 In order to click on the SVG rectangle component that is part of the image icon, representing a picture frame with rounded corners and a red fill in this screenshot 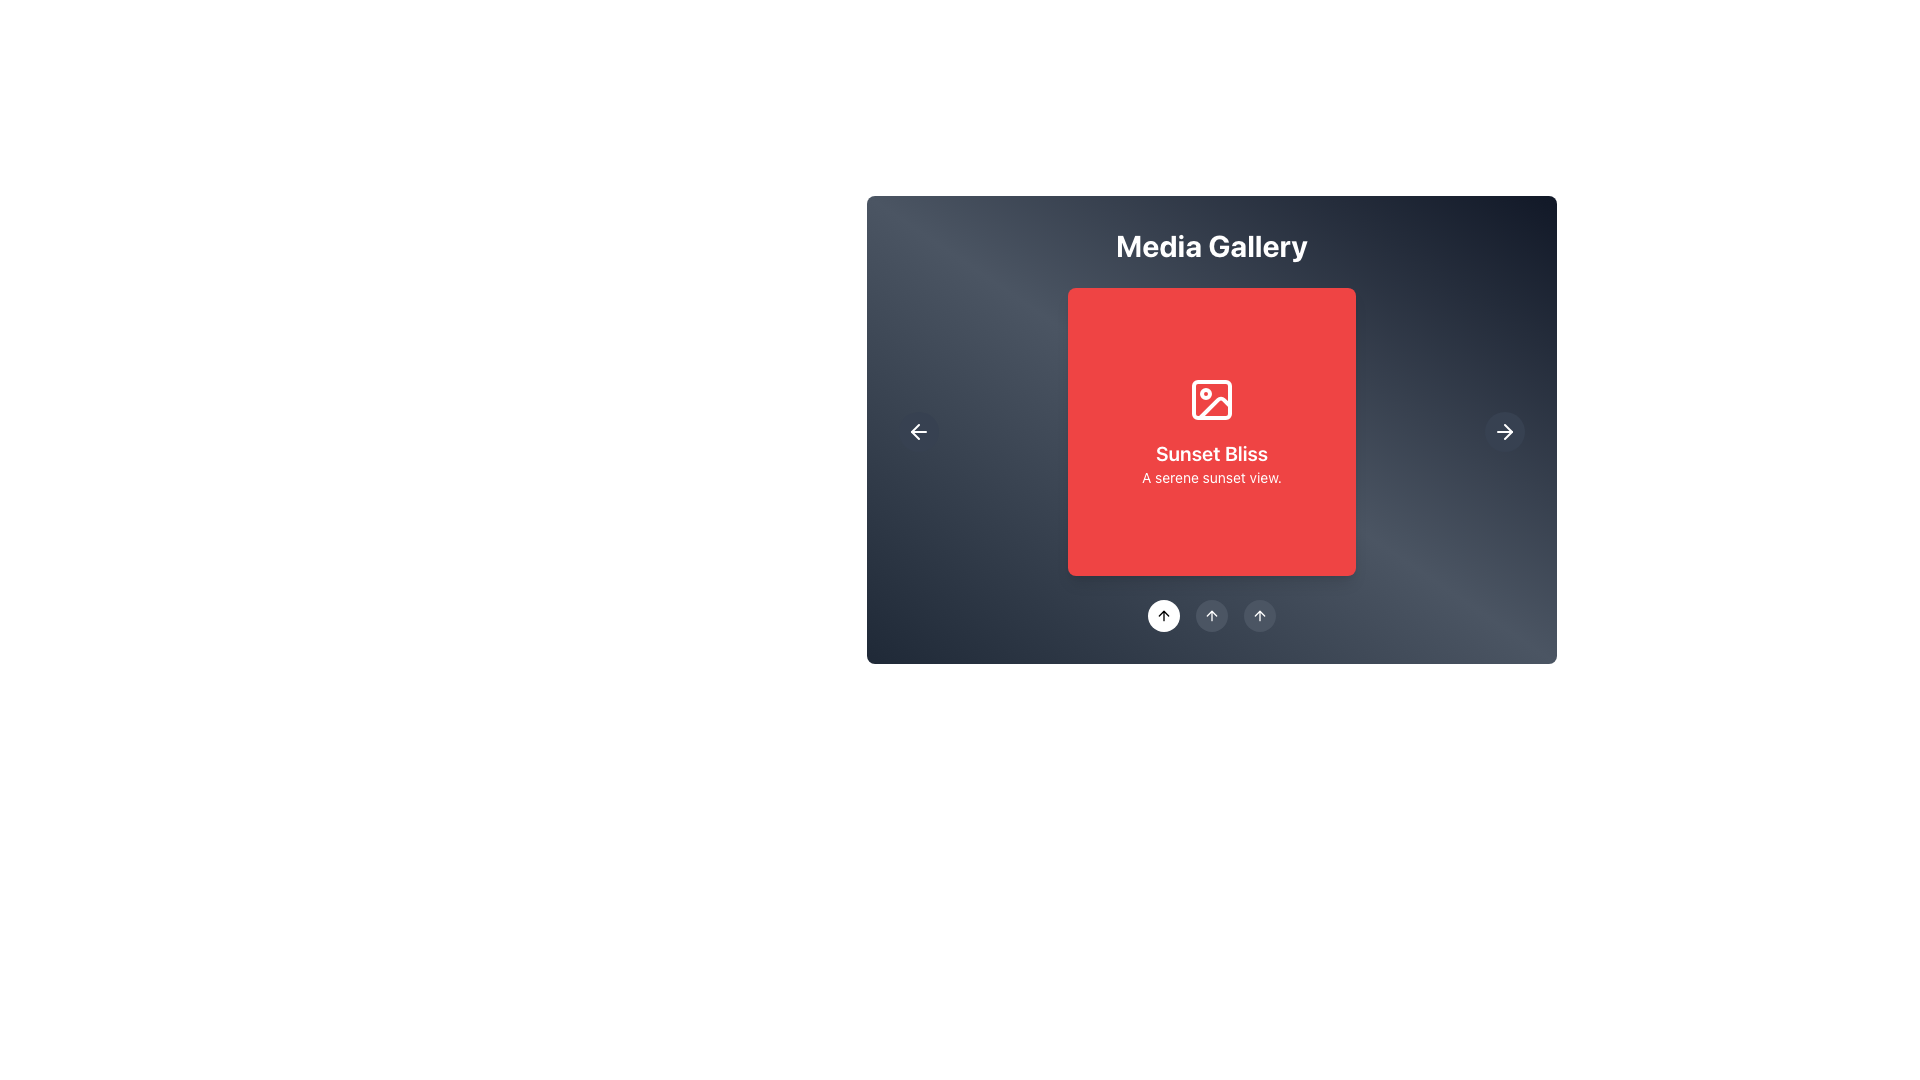, I will do `click(1210, 400)`.